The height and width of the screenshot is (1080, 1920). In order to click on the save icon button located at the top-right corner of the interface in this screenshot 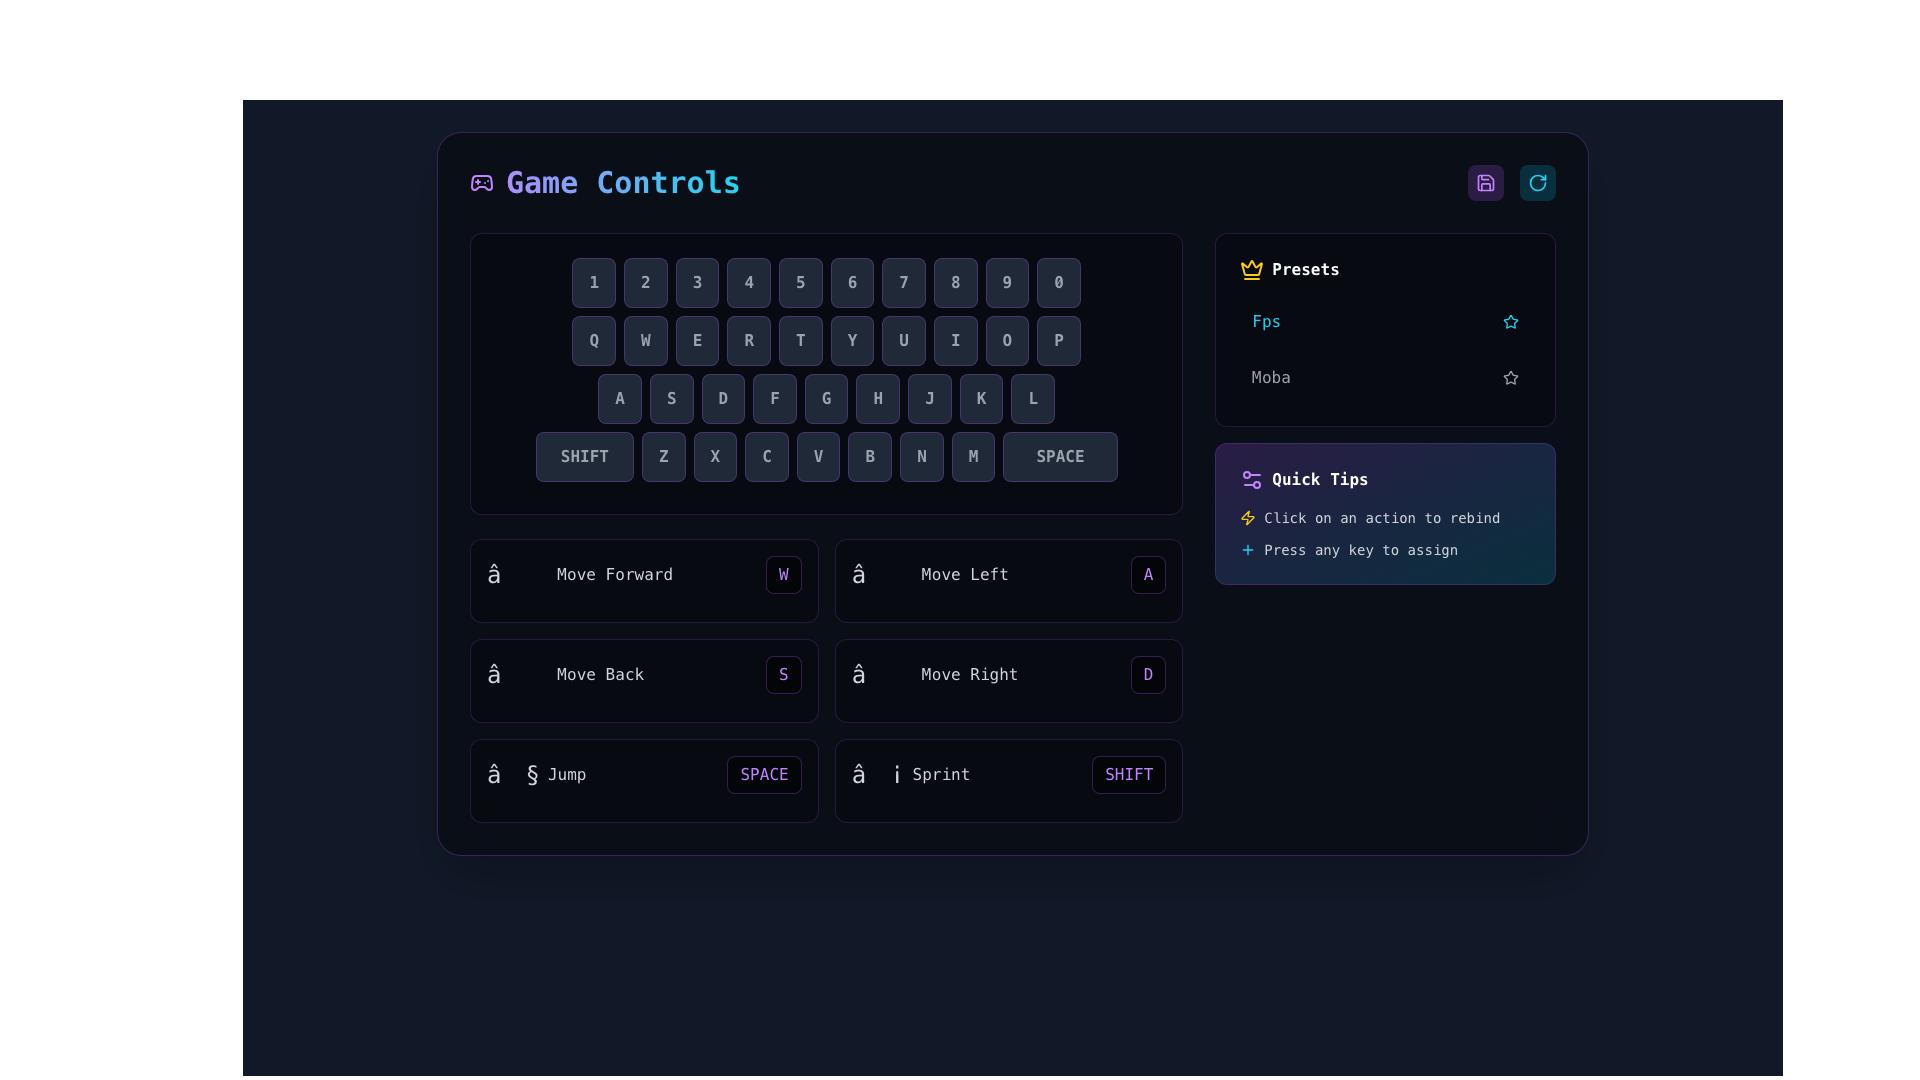, I will do `click(1486, 182)`.